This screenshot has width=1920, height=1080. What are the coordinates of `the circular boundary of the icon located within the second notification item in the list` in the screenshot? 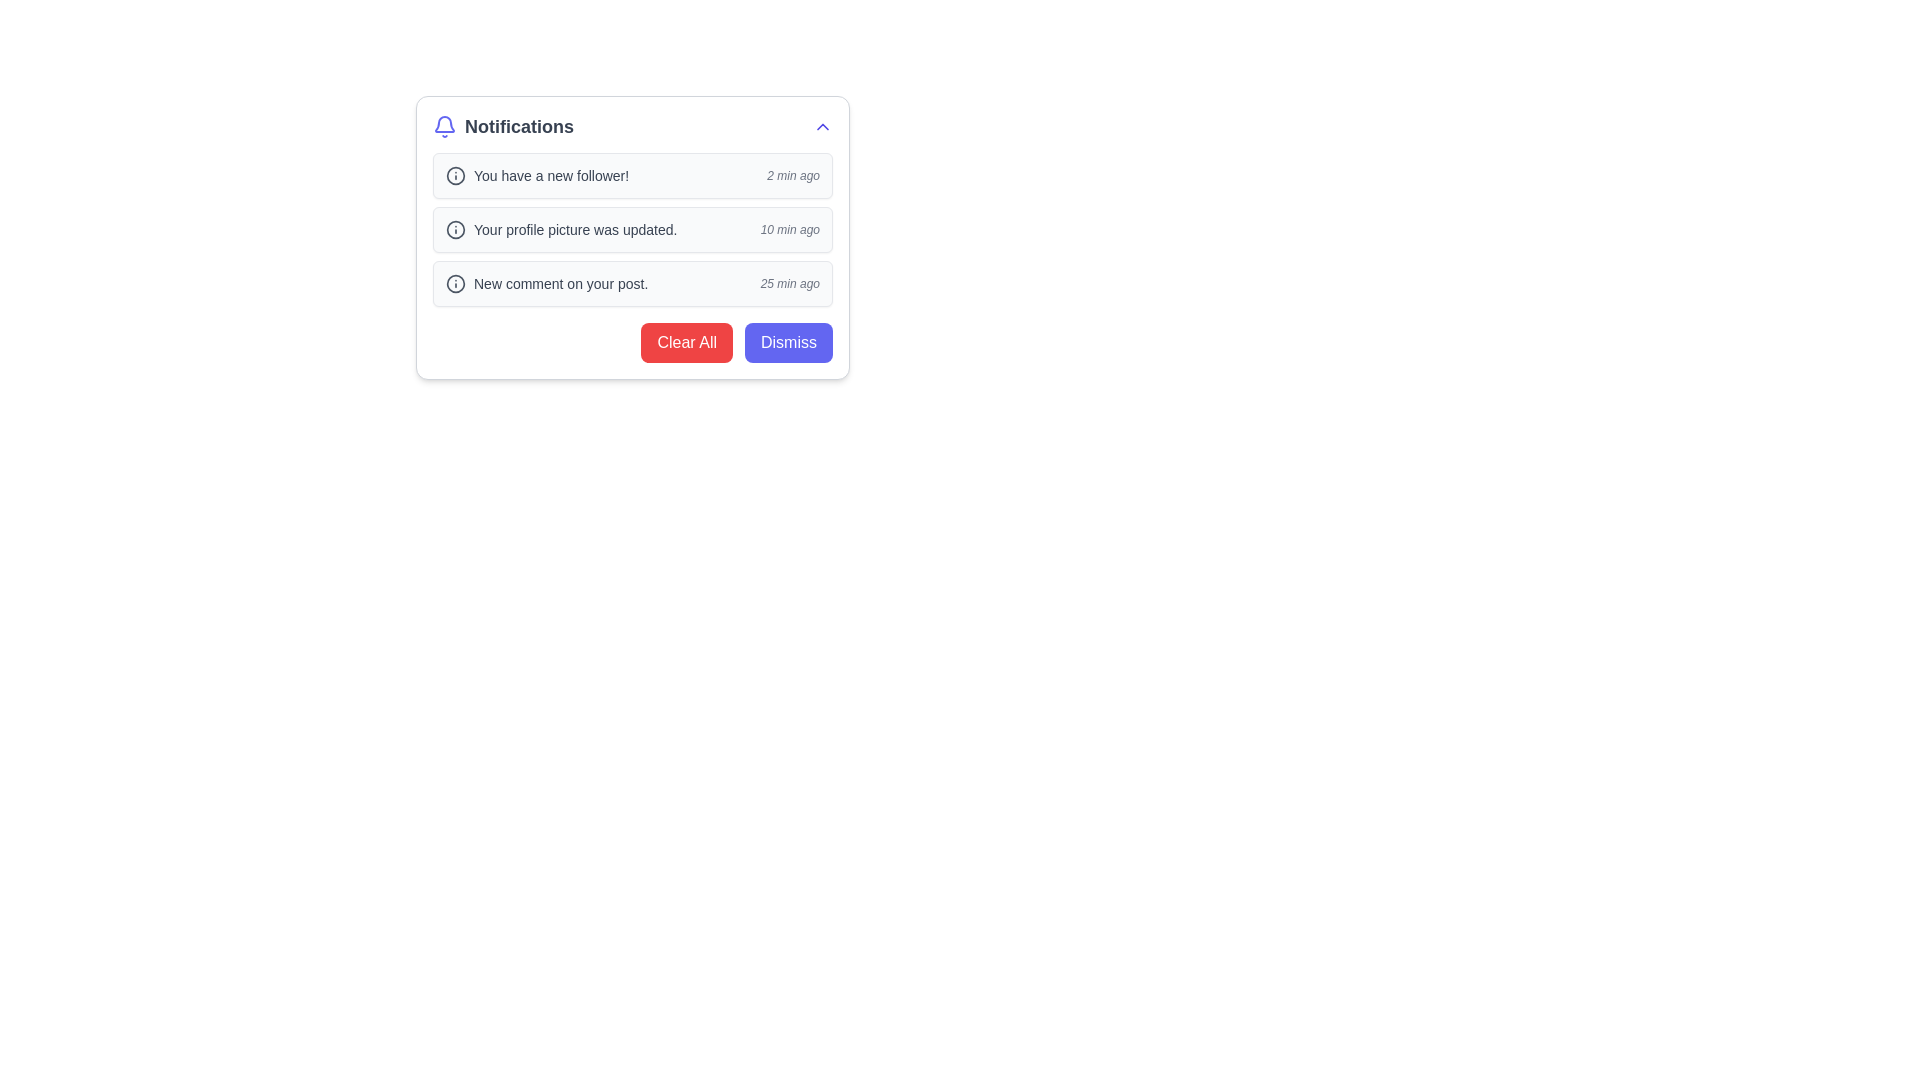 It's located at (455, 229).